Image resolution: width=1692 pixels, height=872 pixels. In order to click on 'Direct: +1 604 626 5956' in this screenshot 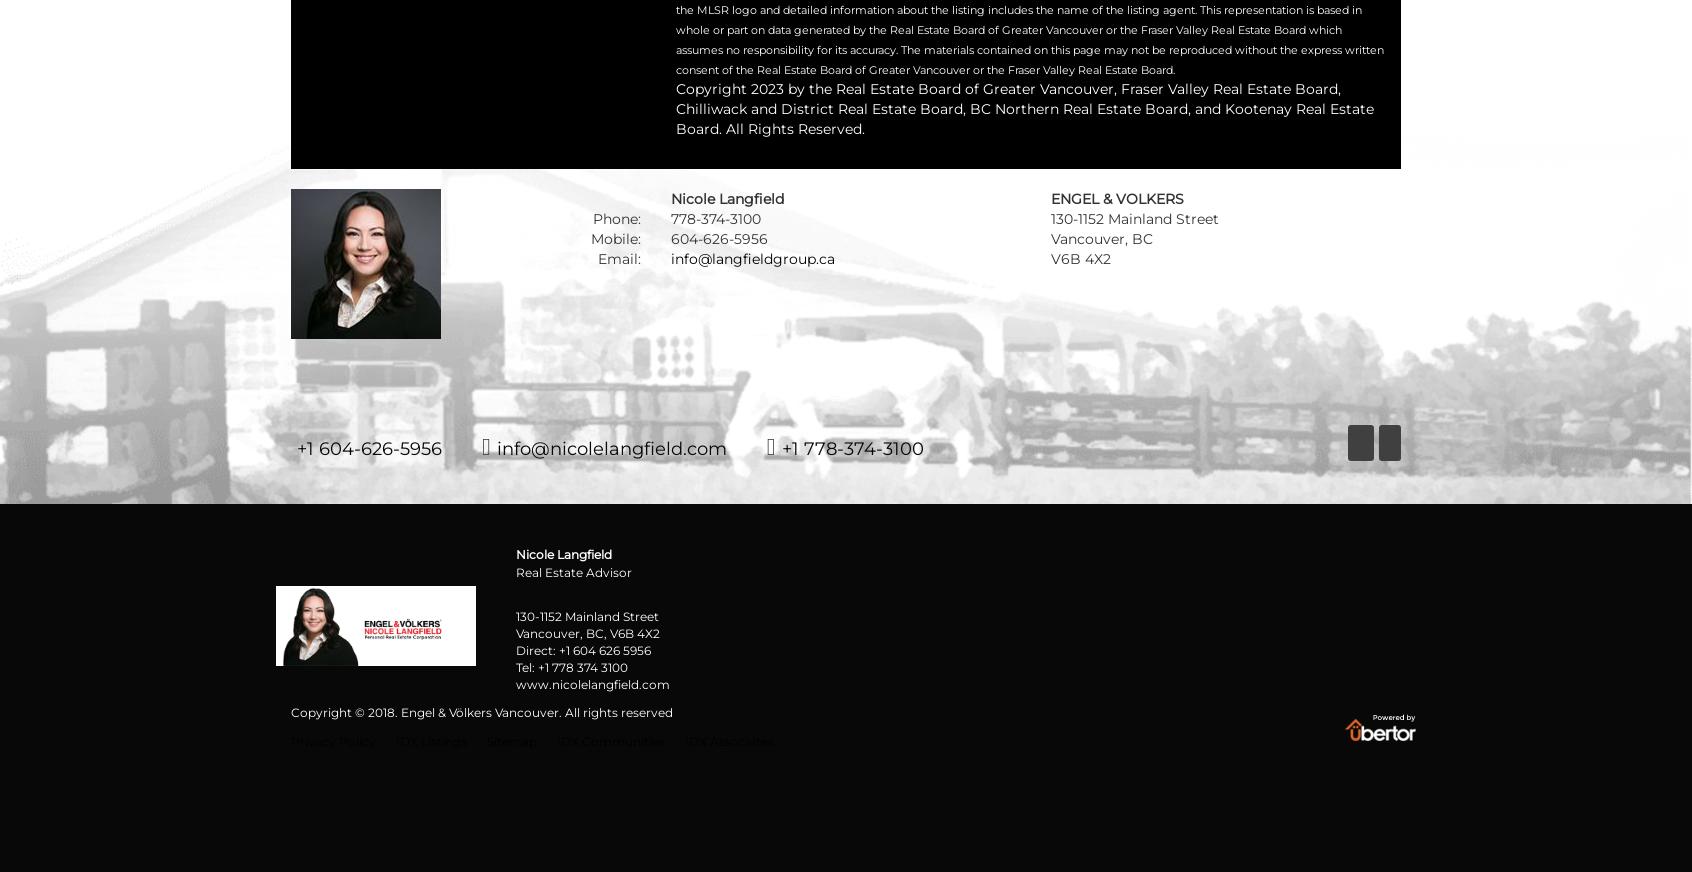, I will do `click(582, 650)`.